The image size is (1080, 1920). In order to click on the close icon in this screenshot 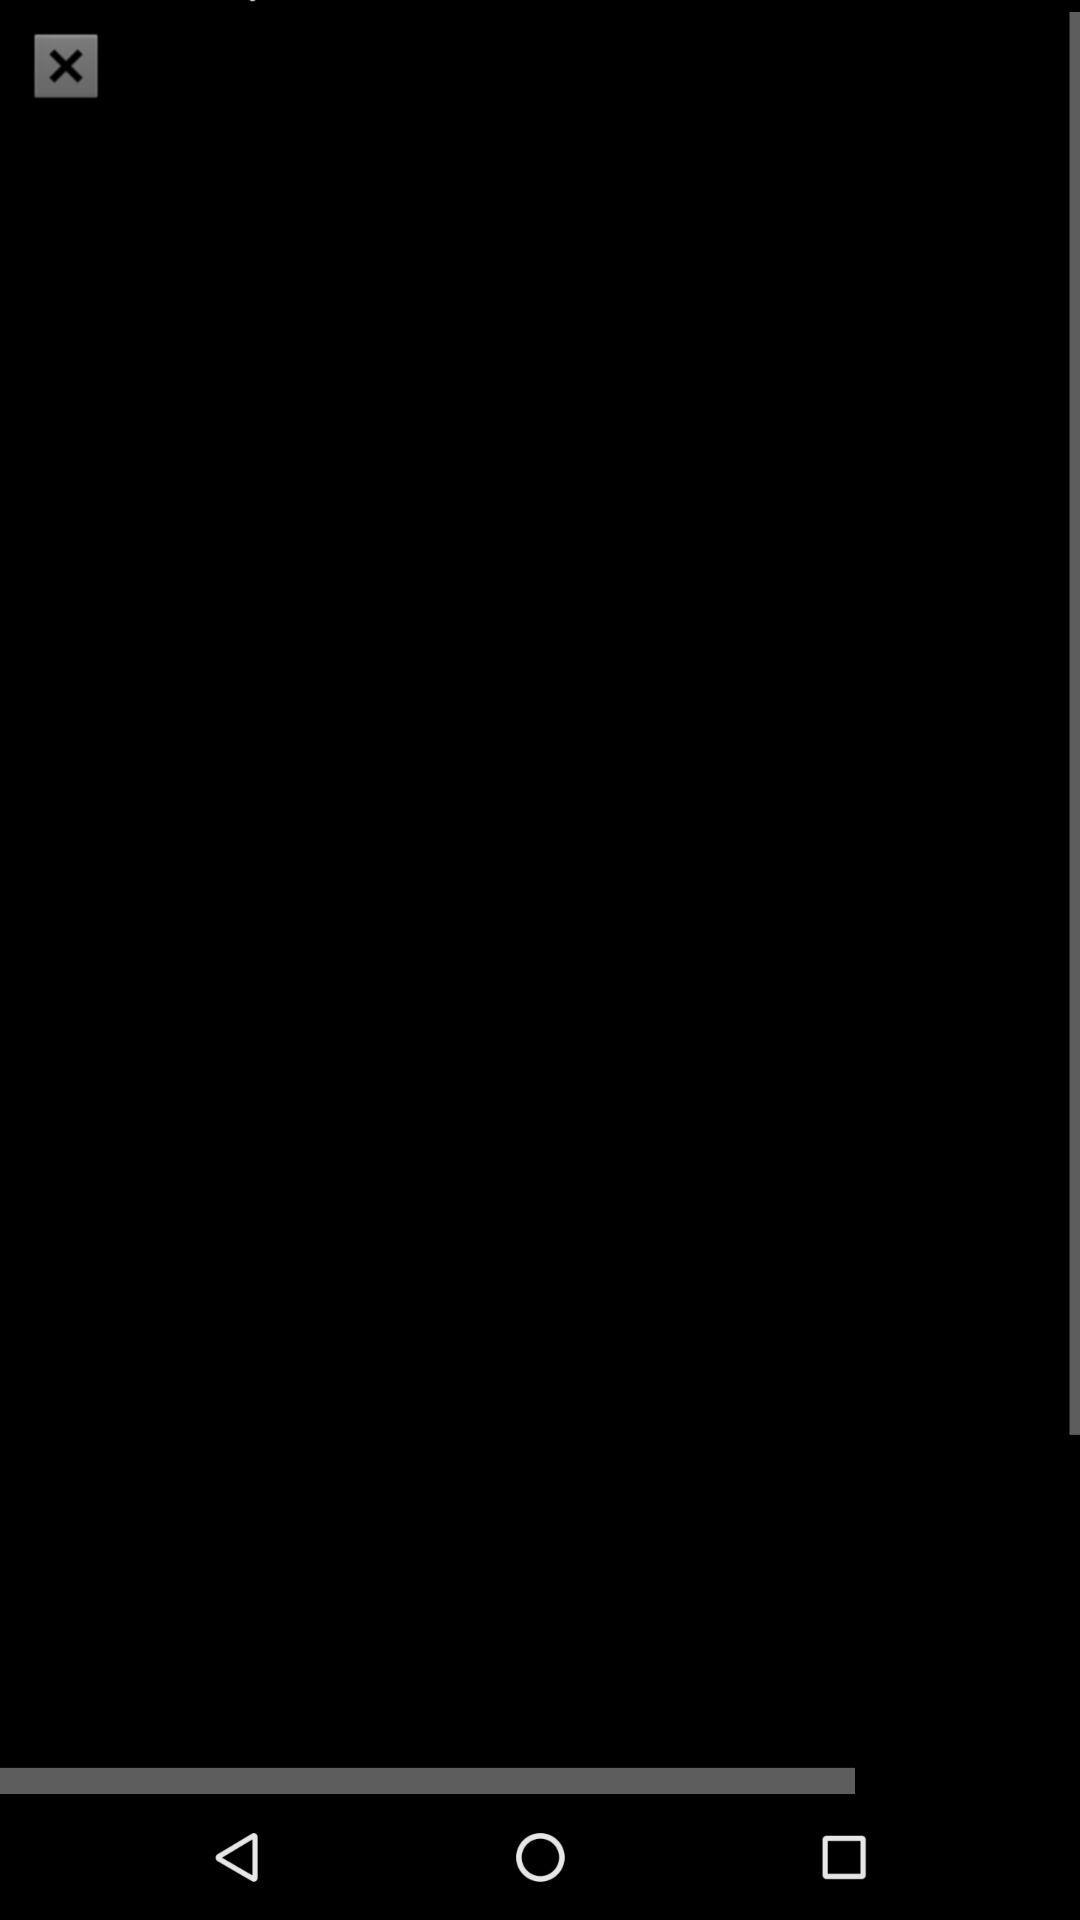, I will do `click(64, 70)`.